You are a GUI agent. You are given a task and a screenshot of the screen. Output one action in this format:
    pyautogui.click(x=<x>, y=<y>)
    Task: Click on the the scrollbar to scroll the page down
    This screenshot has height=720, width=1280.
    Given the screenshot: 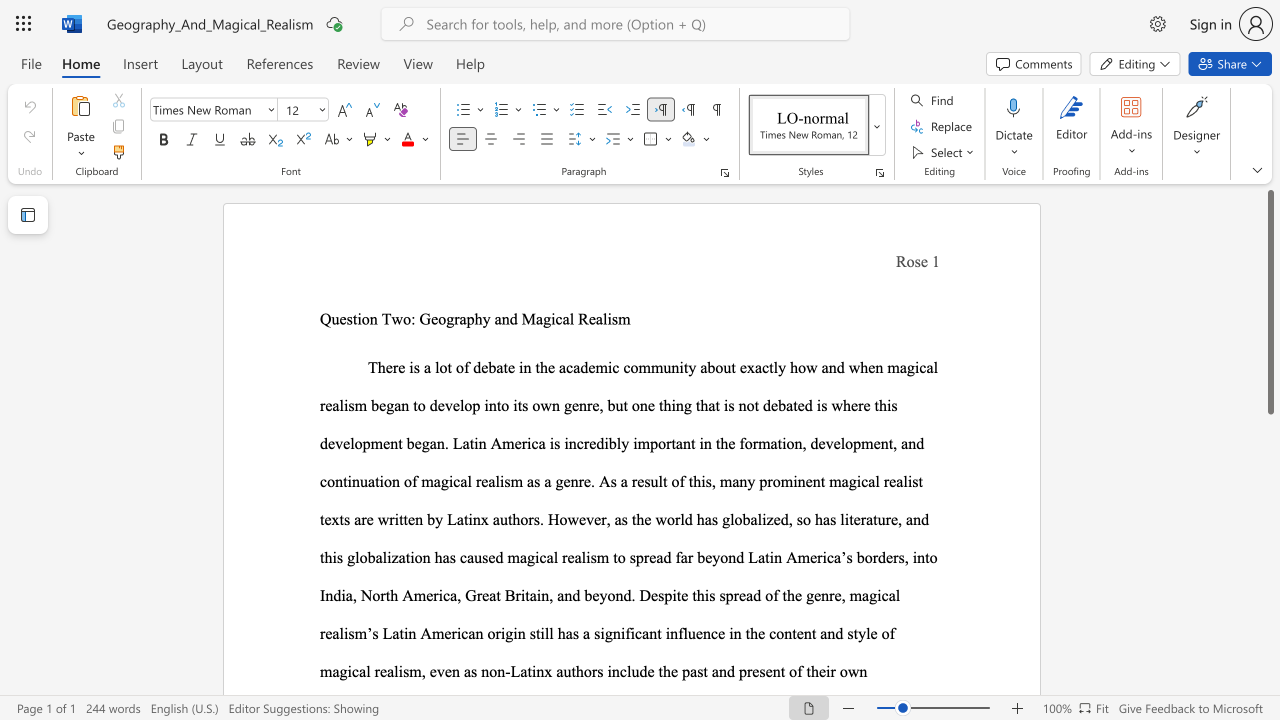 What is the action you would take?
    pyautogui.click(x=1269, y=528)
    